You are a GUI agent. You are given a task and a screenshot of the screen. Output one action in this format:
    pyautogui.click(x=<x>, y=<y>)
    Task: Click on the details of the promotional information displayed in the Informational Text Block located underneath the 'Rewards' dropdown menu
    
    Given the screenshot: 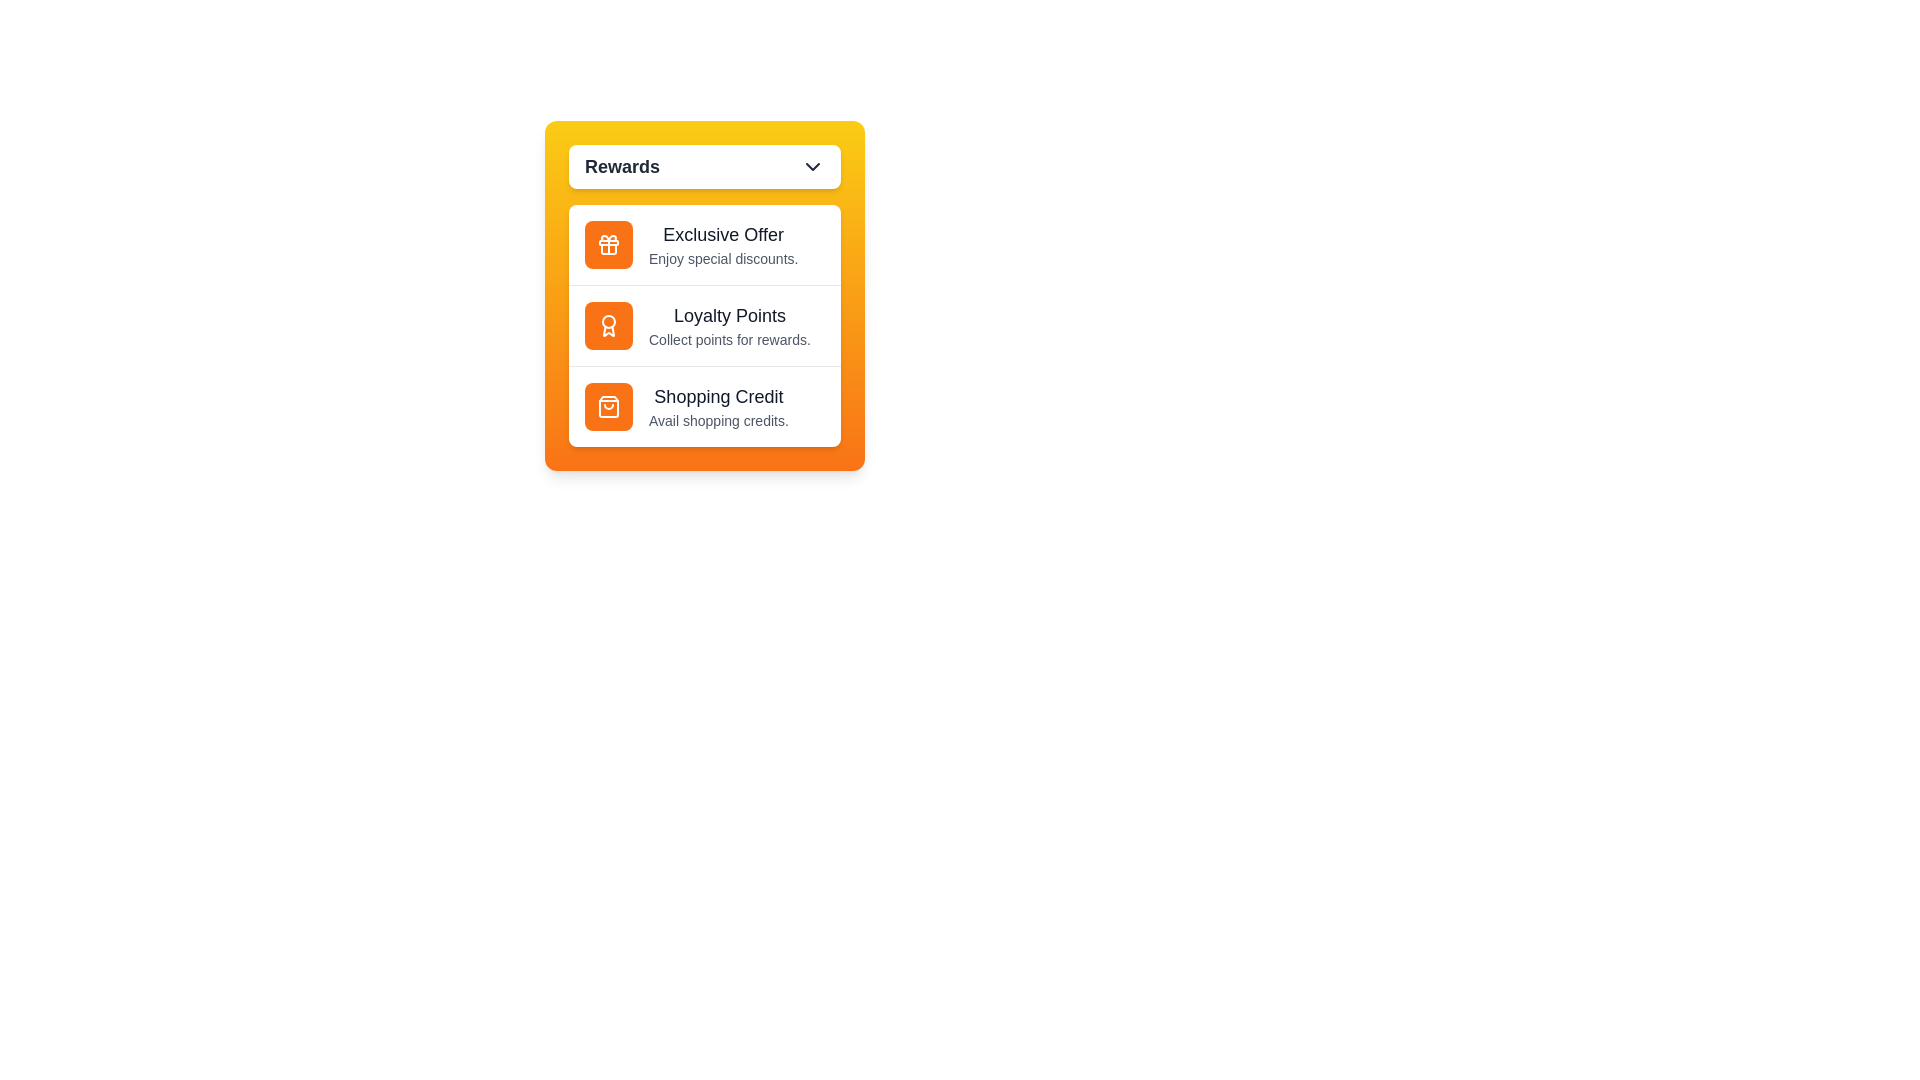 What is the action you would take?
    pyautogui.click(x=722, y=244)
    